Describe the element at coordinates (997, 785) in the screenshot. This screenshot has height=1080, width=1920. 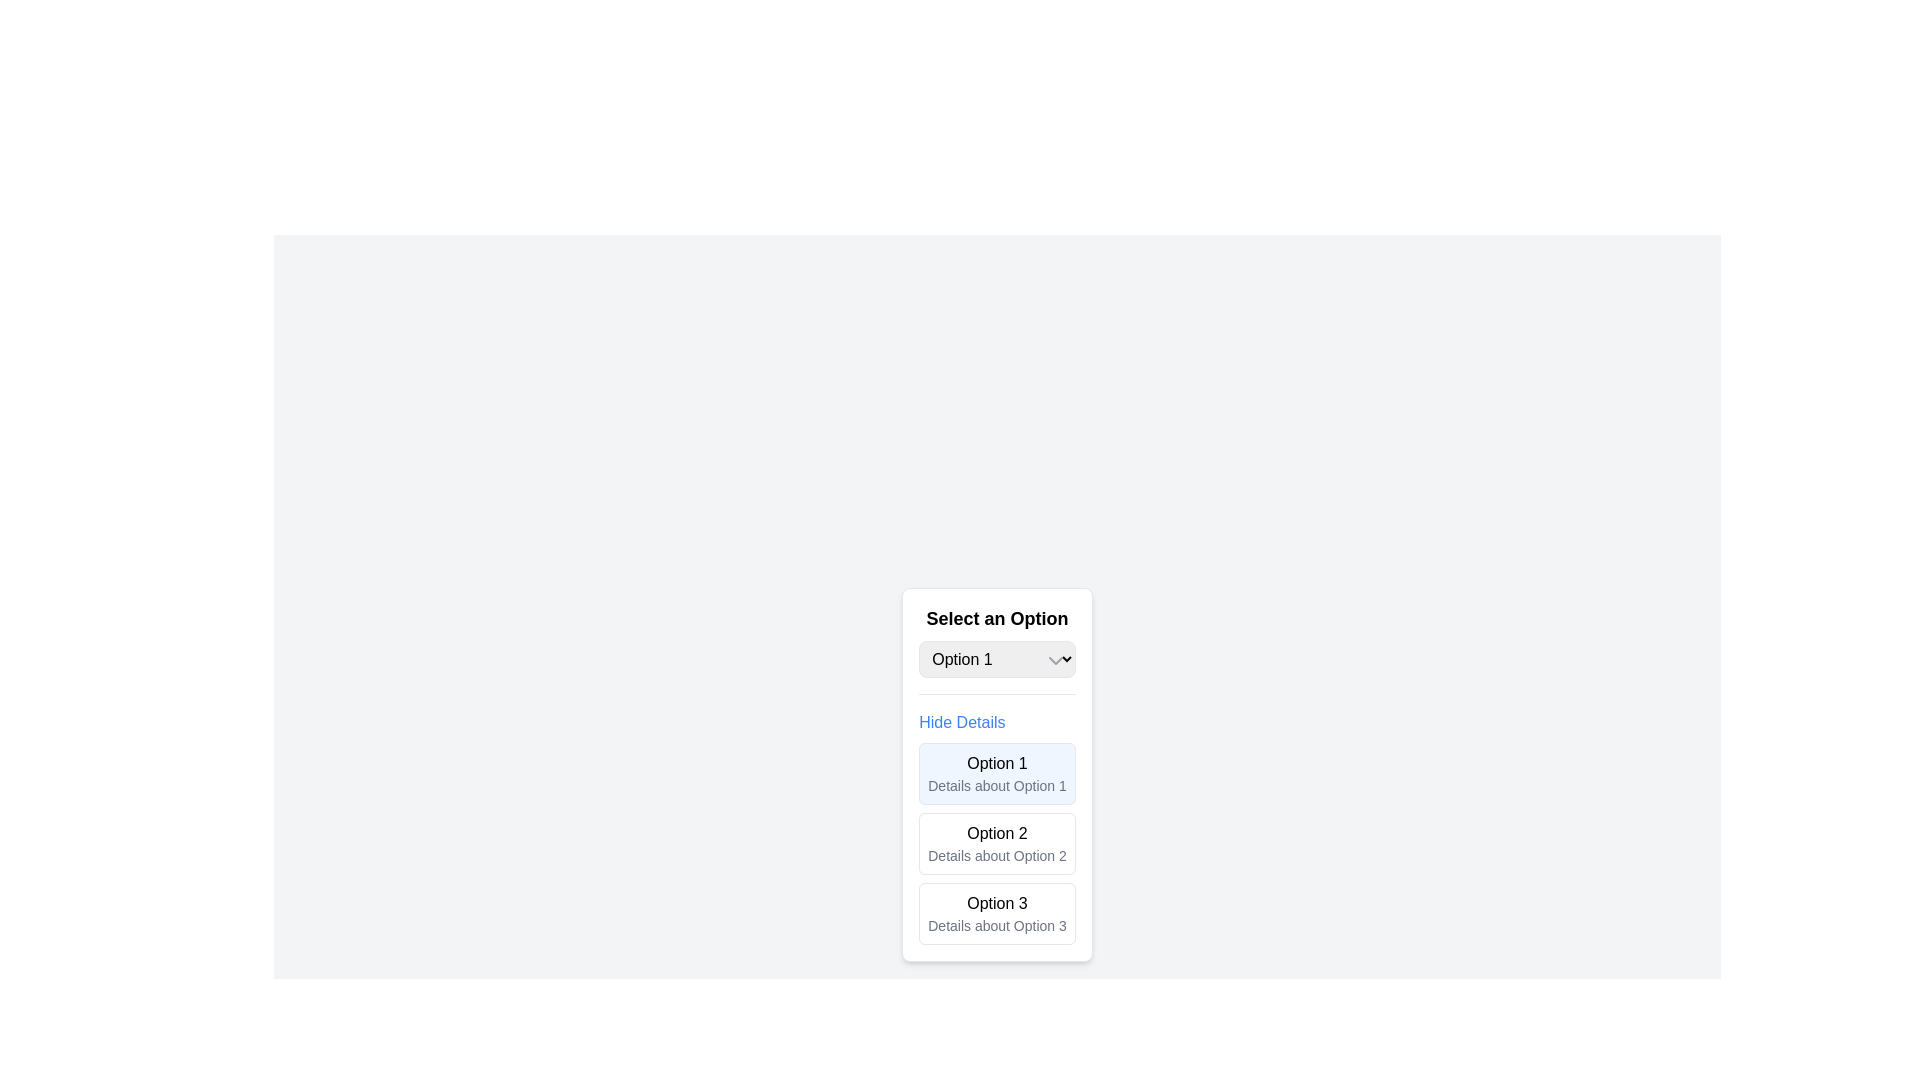
I see `the text label displaying 'Details about Option 1', which is styled with gray color and located below the 'Option 1' heading within its containing card` at that location.